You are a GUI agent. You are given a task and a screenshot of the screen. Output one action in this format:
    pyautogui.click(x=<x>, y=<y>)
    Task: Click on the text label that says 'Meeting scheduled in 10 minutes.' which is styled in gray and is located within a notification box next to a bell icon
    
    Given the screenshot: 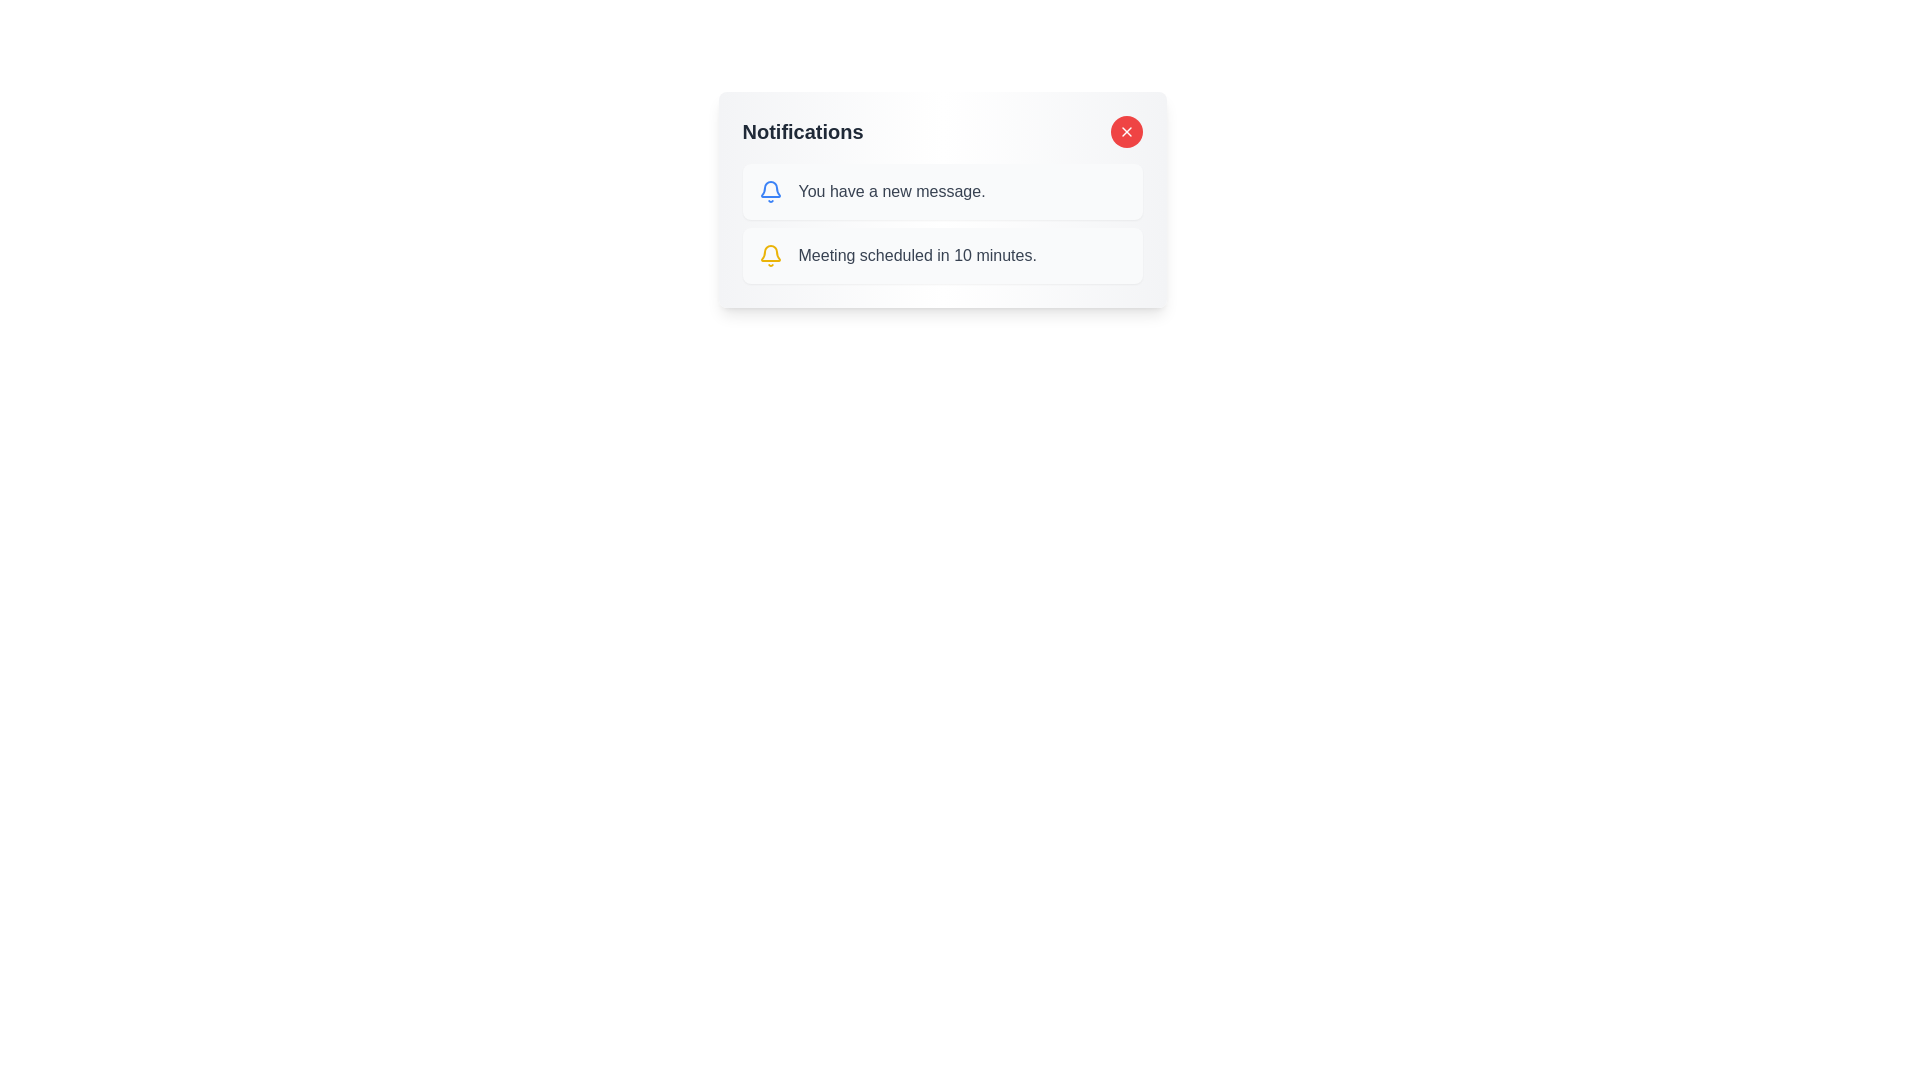 What is the action you would take?
    pyautogui.click(x=916, y=254)
    